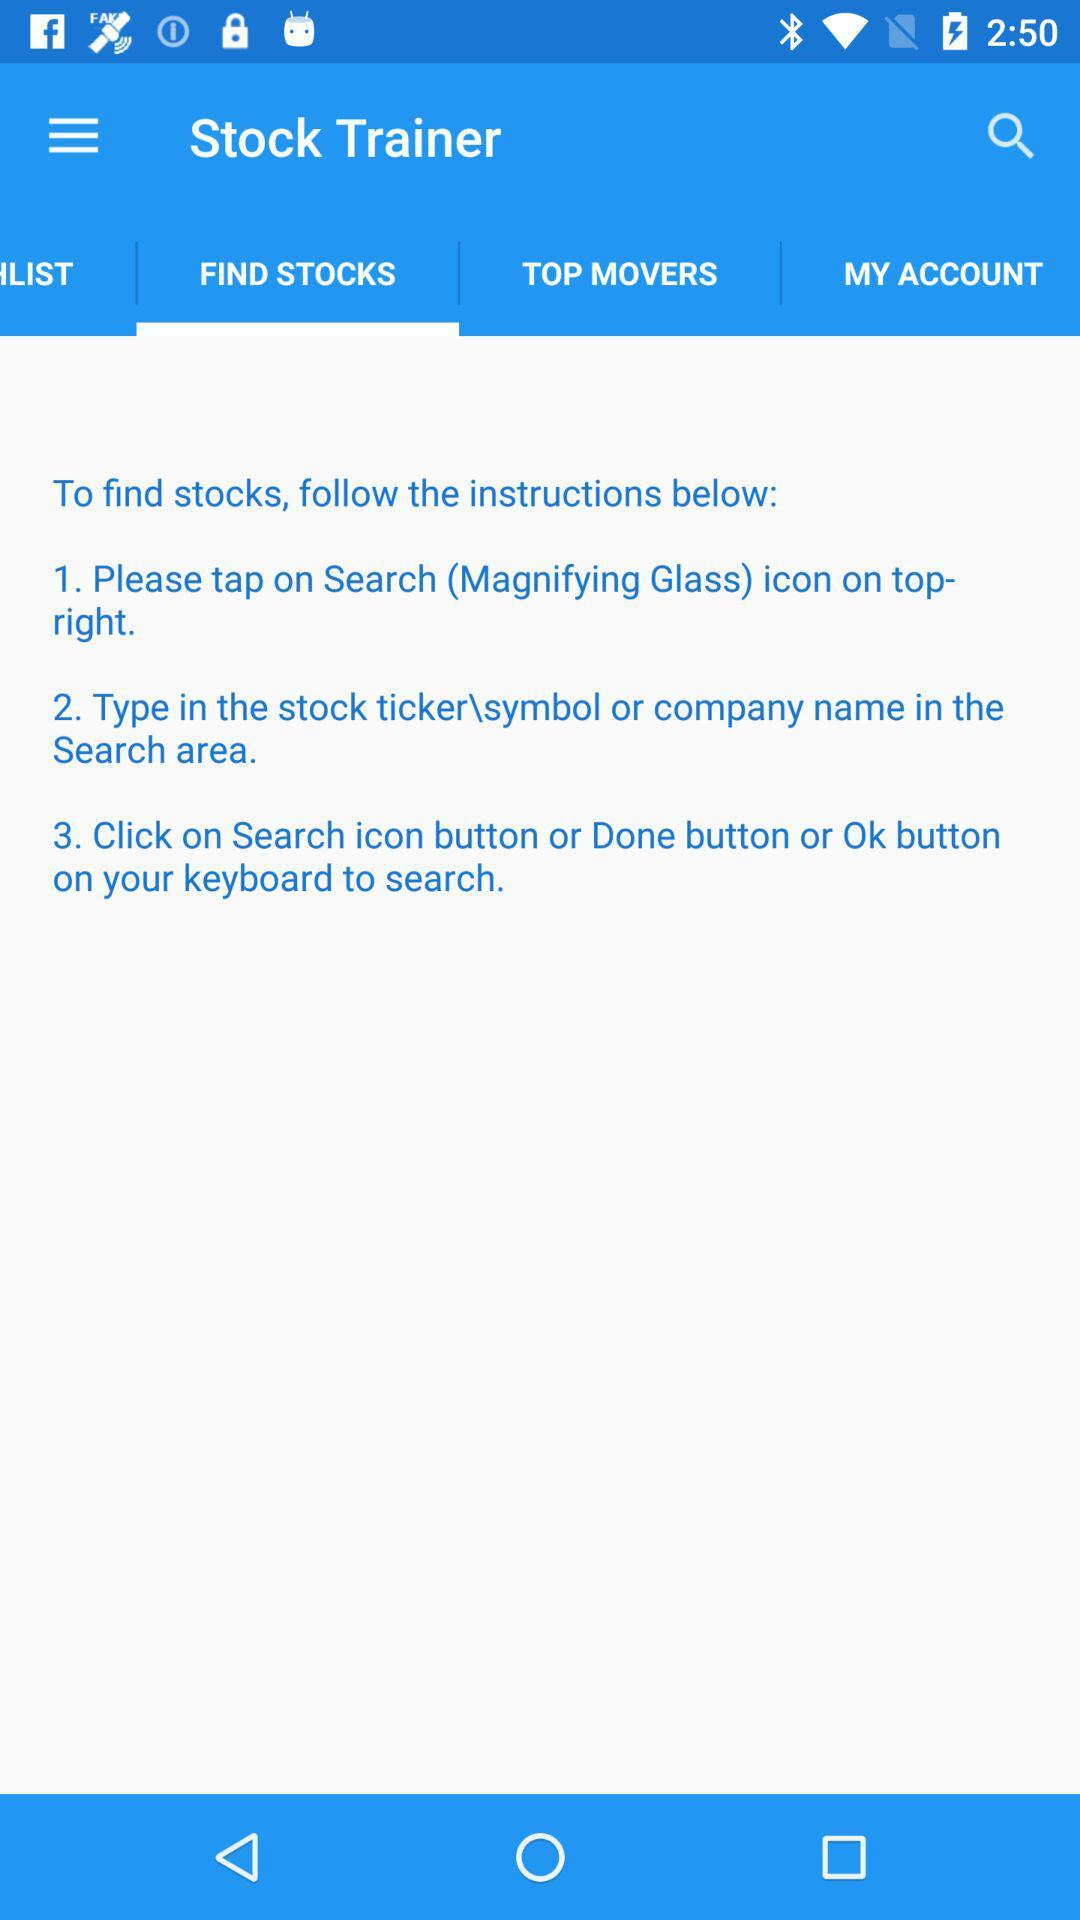 The height and width of the screenshot is (1920, 1080). I want to click on item to the left of my account app, so click(618, 272).